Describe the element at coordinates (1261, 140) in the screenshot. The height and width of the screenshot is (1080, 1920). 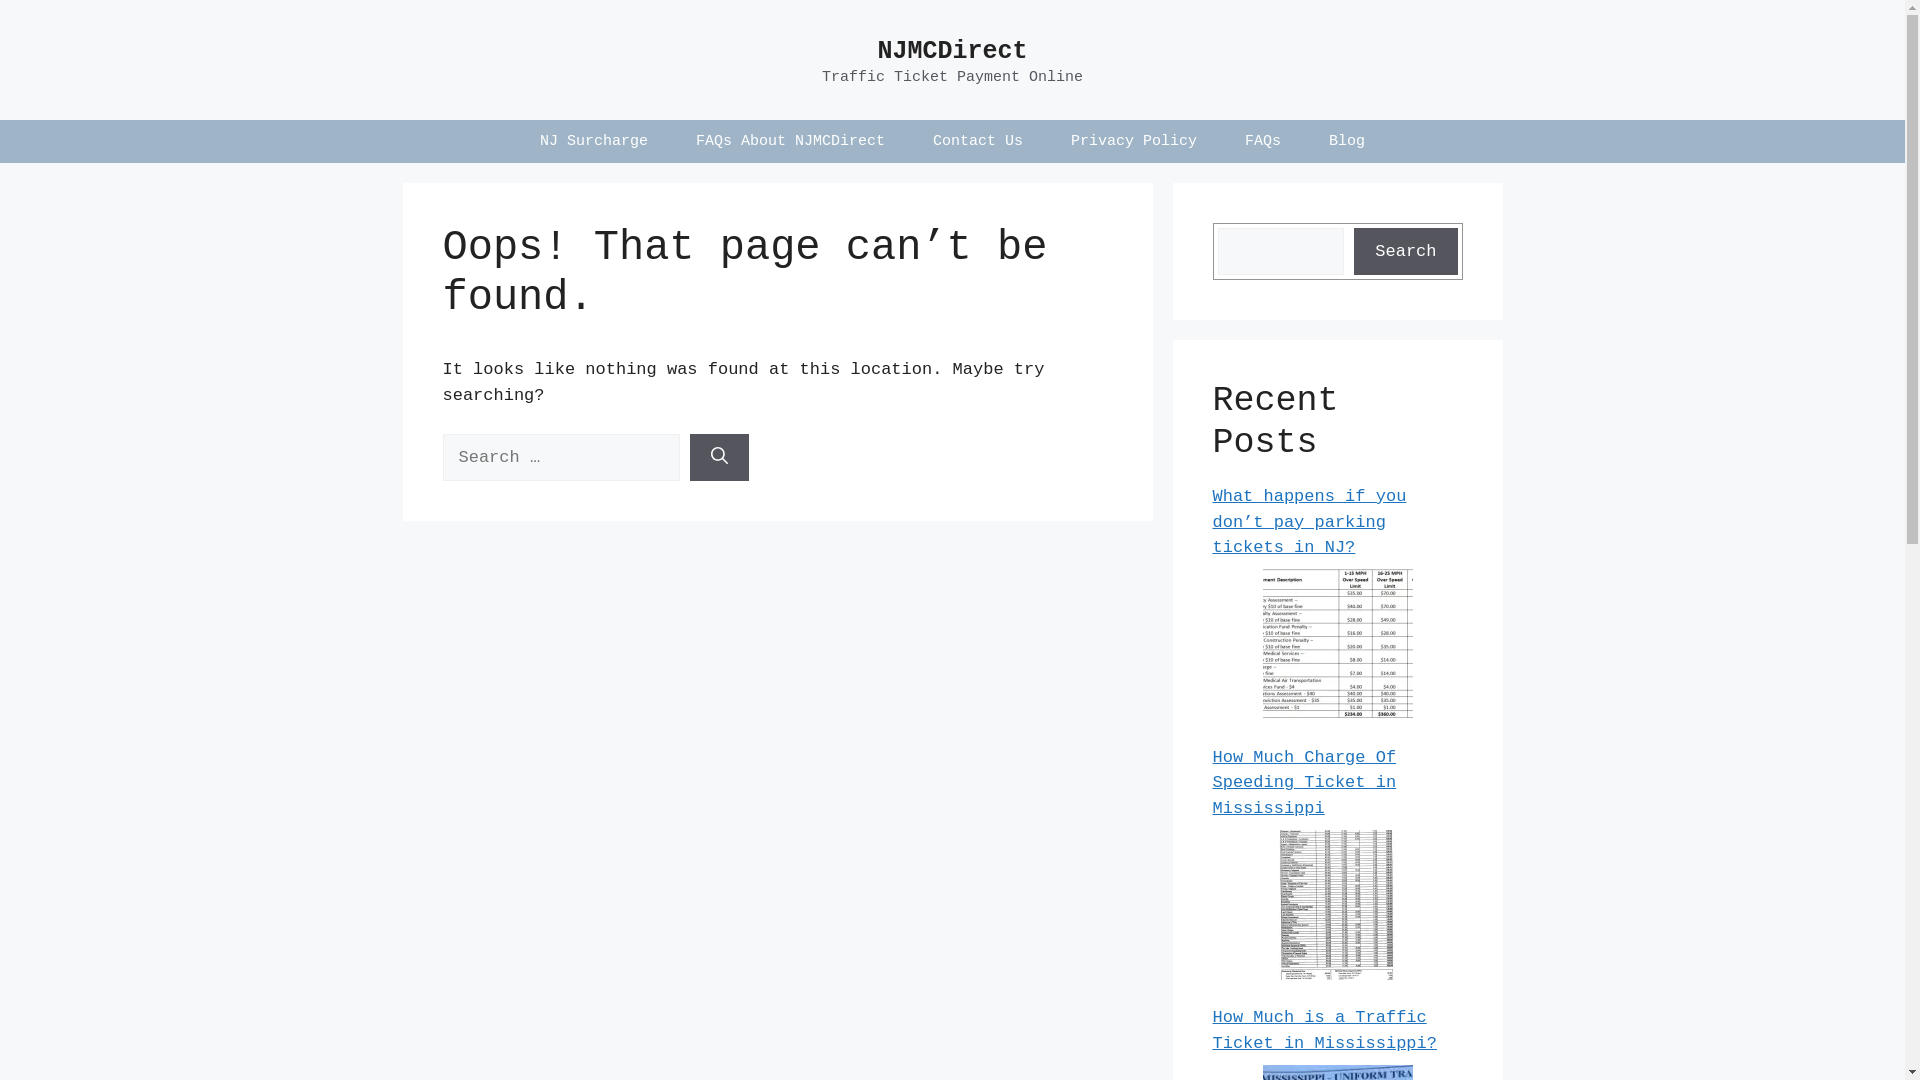
I see `'FAQs'` at that location.